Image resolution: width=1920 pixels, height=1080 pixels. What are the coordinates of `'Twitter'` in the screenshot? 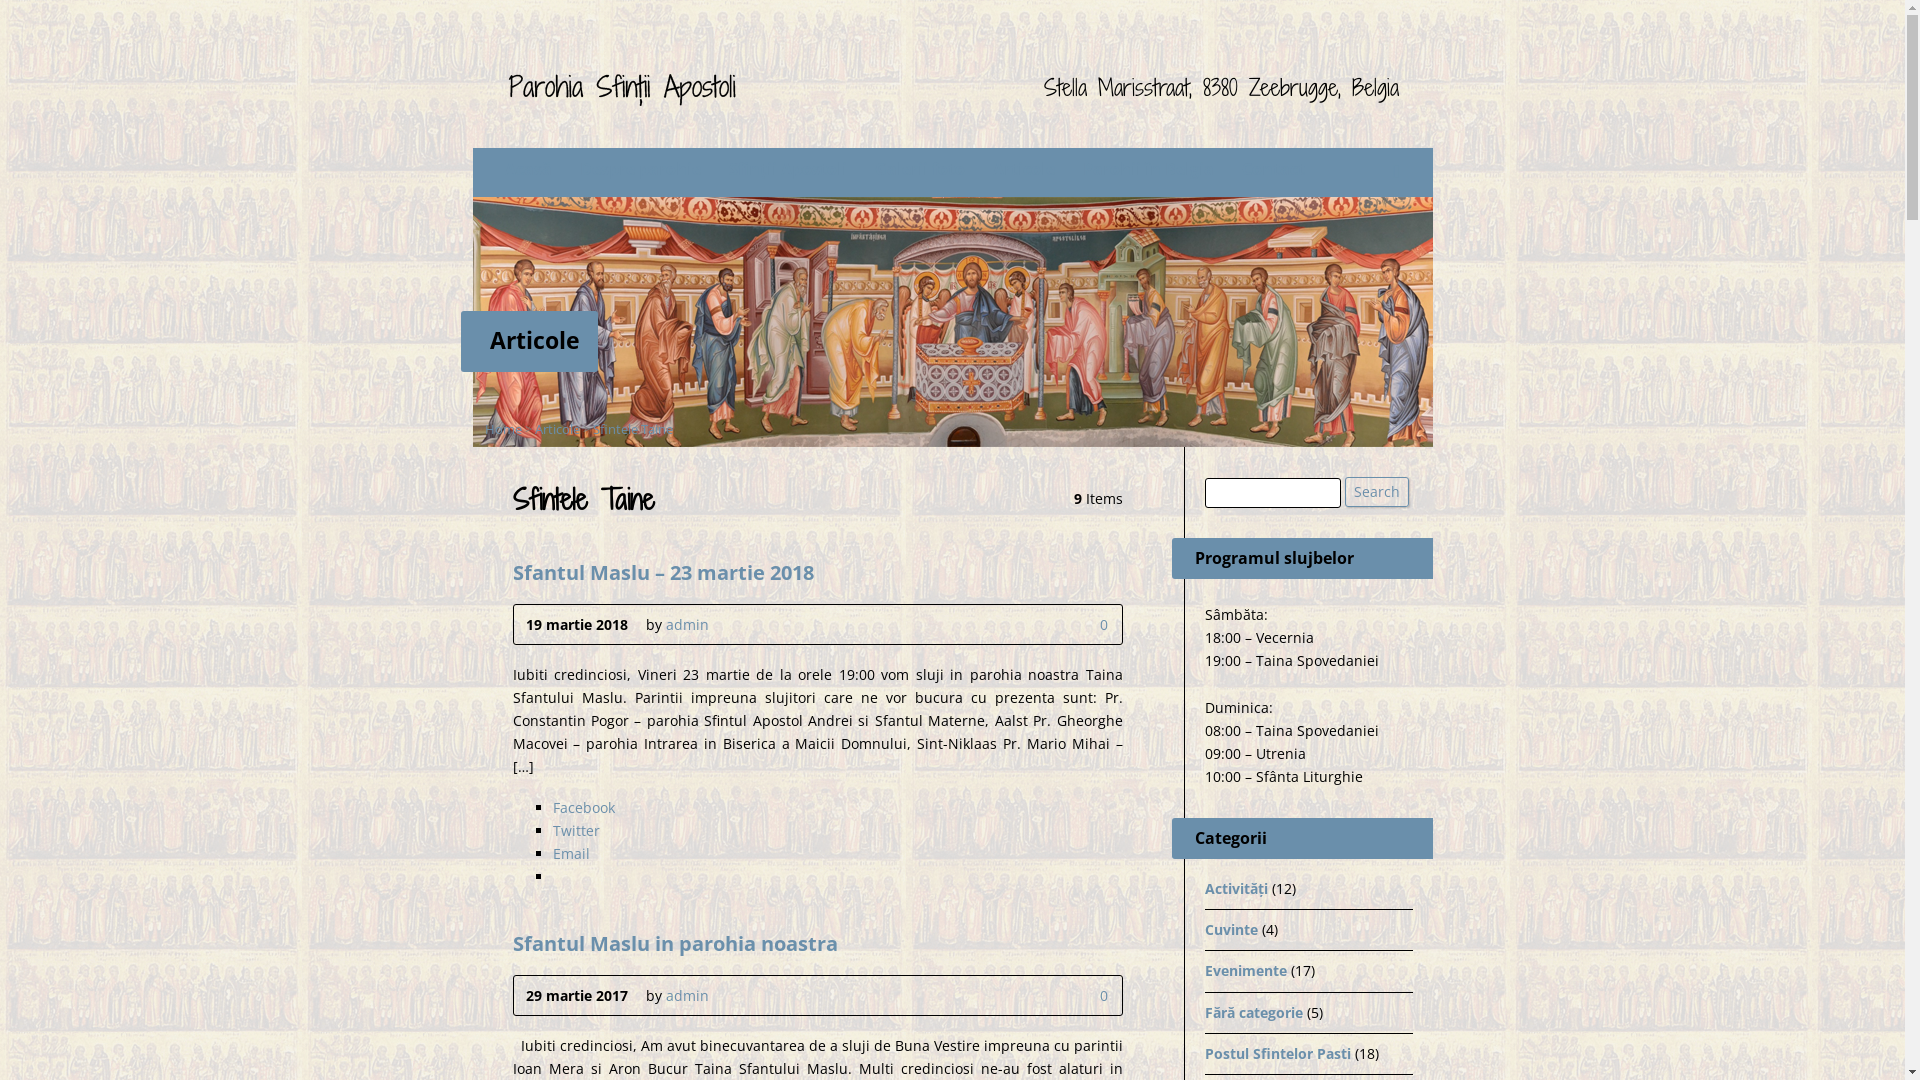 It's located at (574, 830).